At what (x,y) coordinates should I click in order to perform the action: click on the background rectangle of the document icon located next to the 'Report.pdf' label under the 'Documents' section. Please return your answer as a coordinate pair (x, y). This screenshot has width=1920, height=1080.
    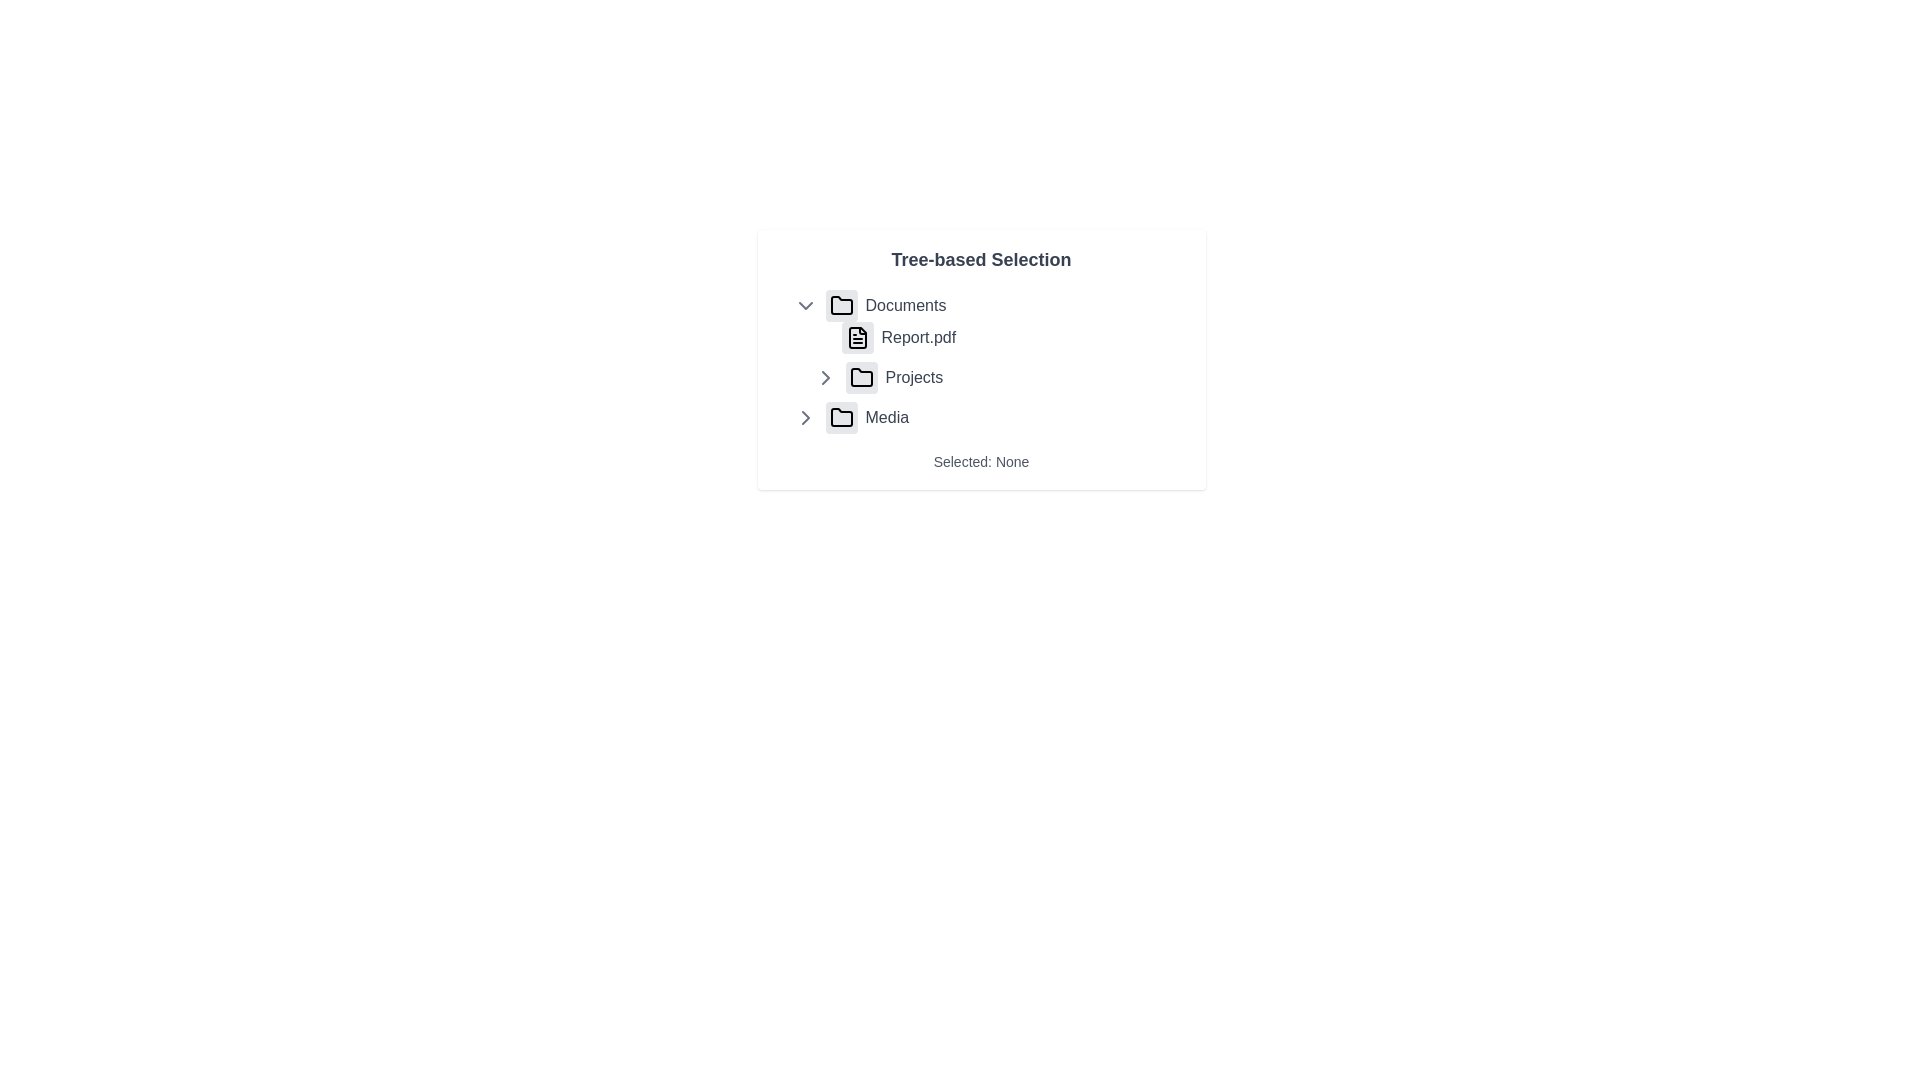
    Looking at the image, I should click on (857, 337).